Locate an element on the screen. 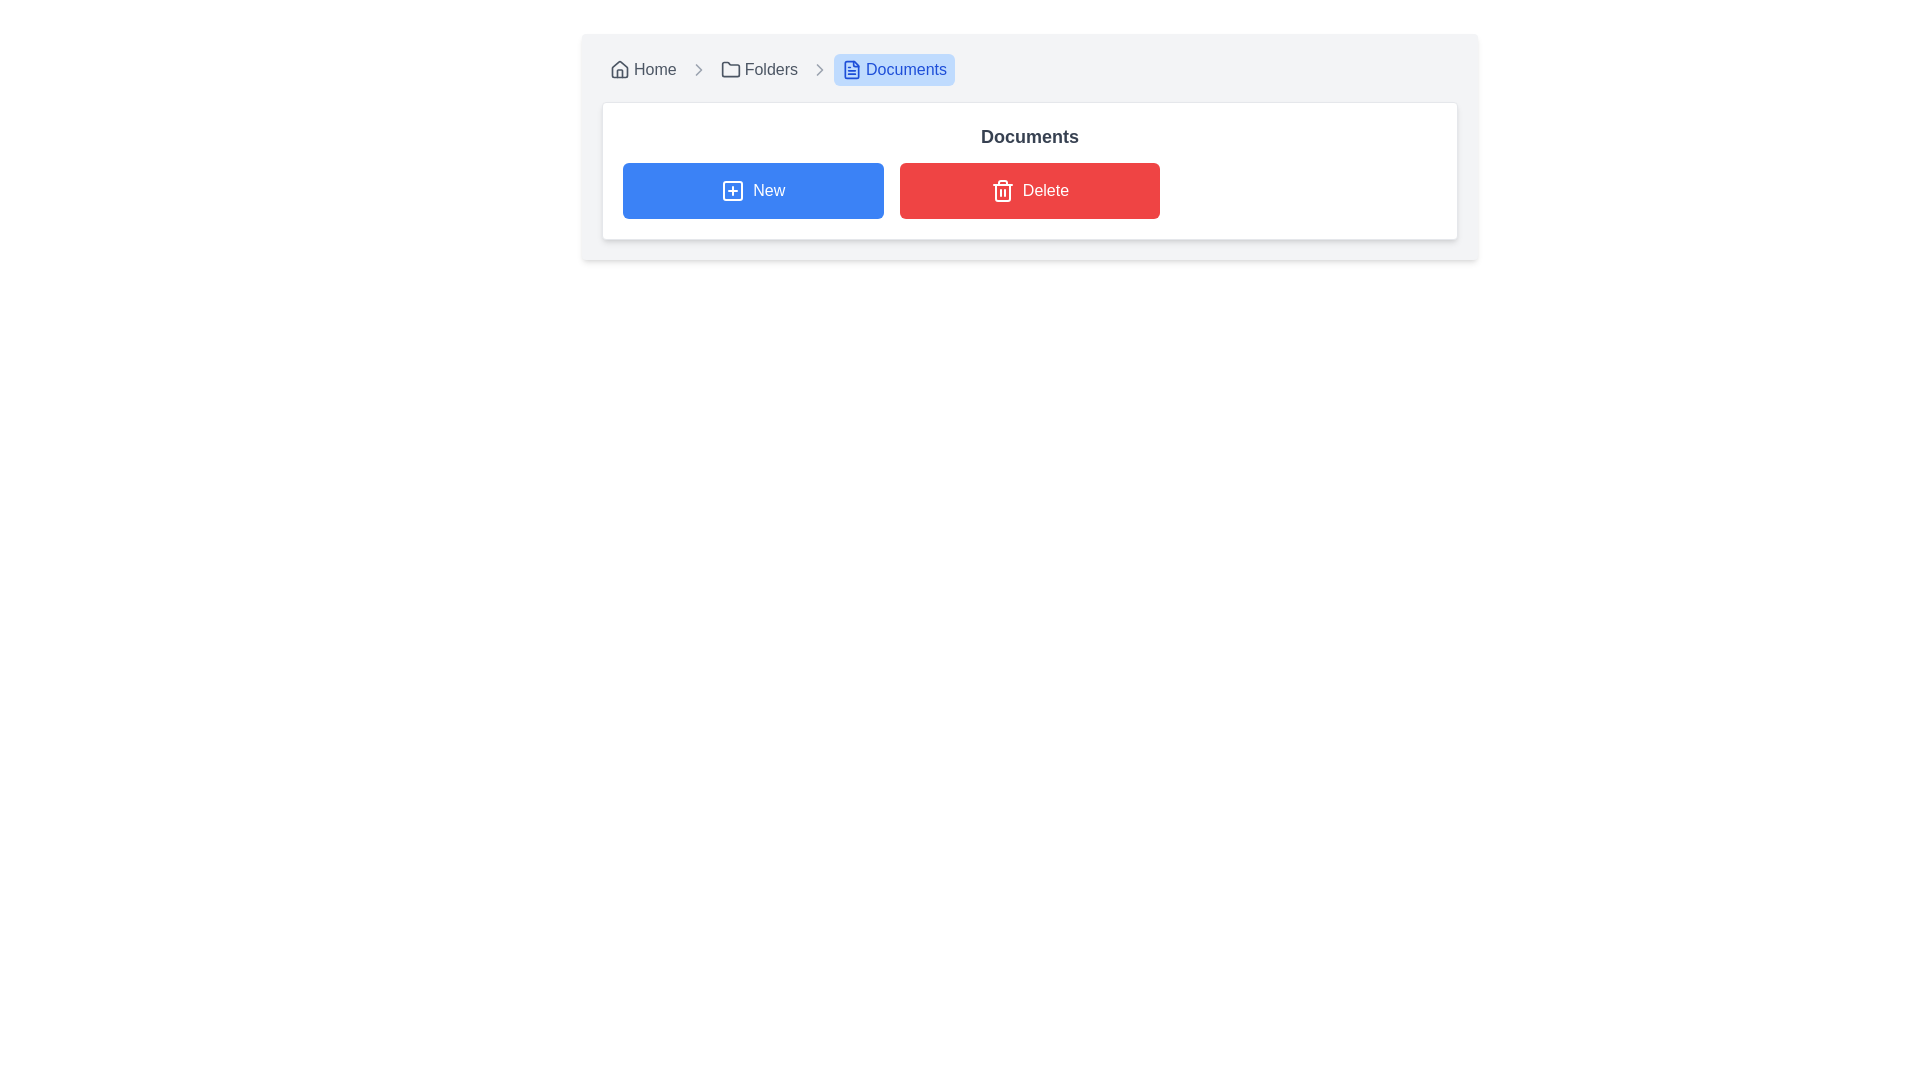 Image resolution: width=1920 pixels, height=1080 pixels. the right-facing gray chevron icon in the breadcrumb navigation bar is located at coordinates (820, 68).